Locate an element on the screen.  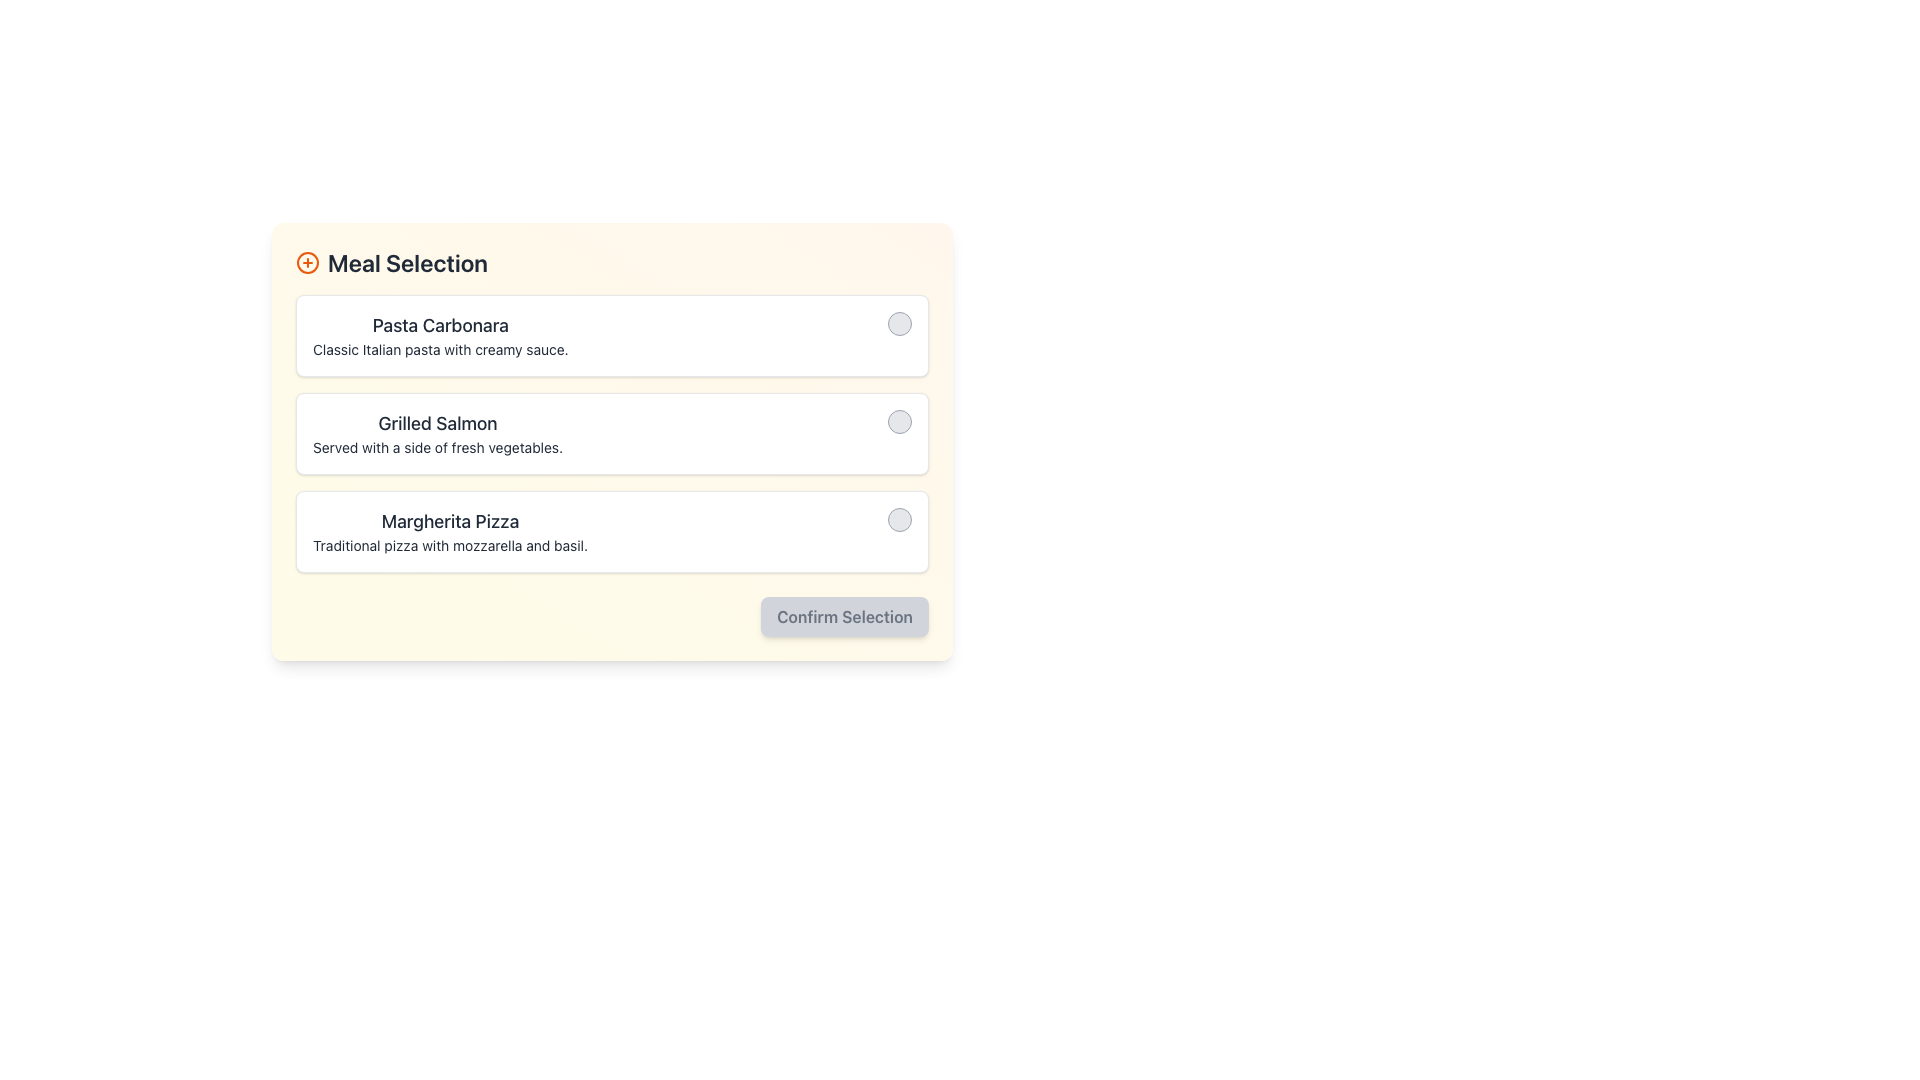
the meal option represented by the third List Item in the menu by clicking on the circular UI element located at its far-right edge is located at coordinates (611, 531).